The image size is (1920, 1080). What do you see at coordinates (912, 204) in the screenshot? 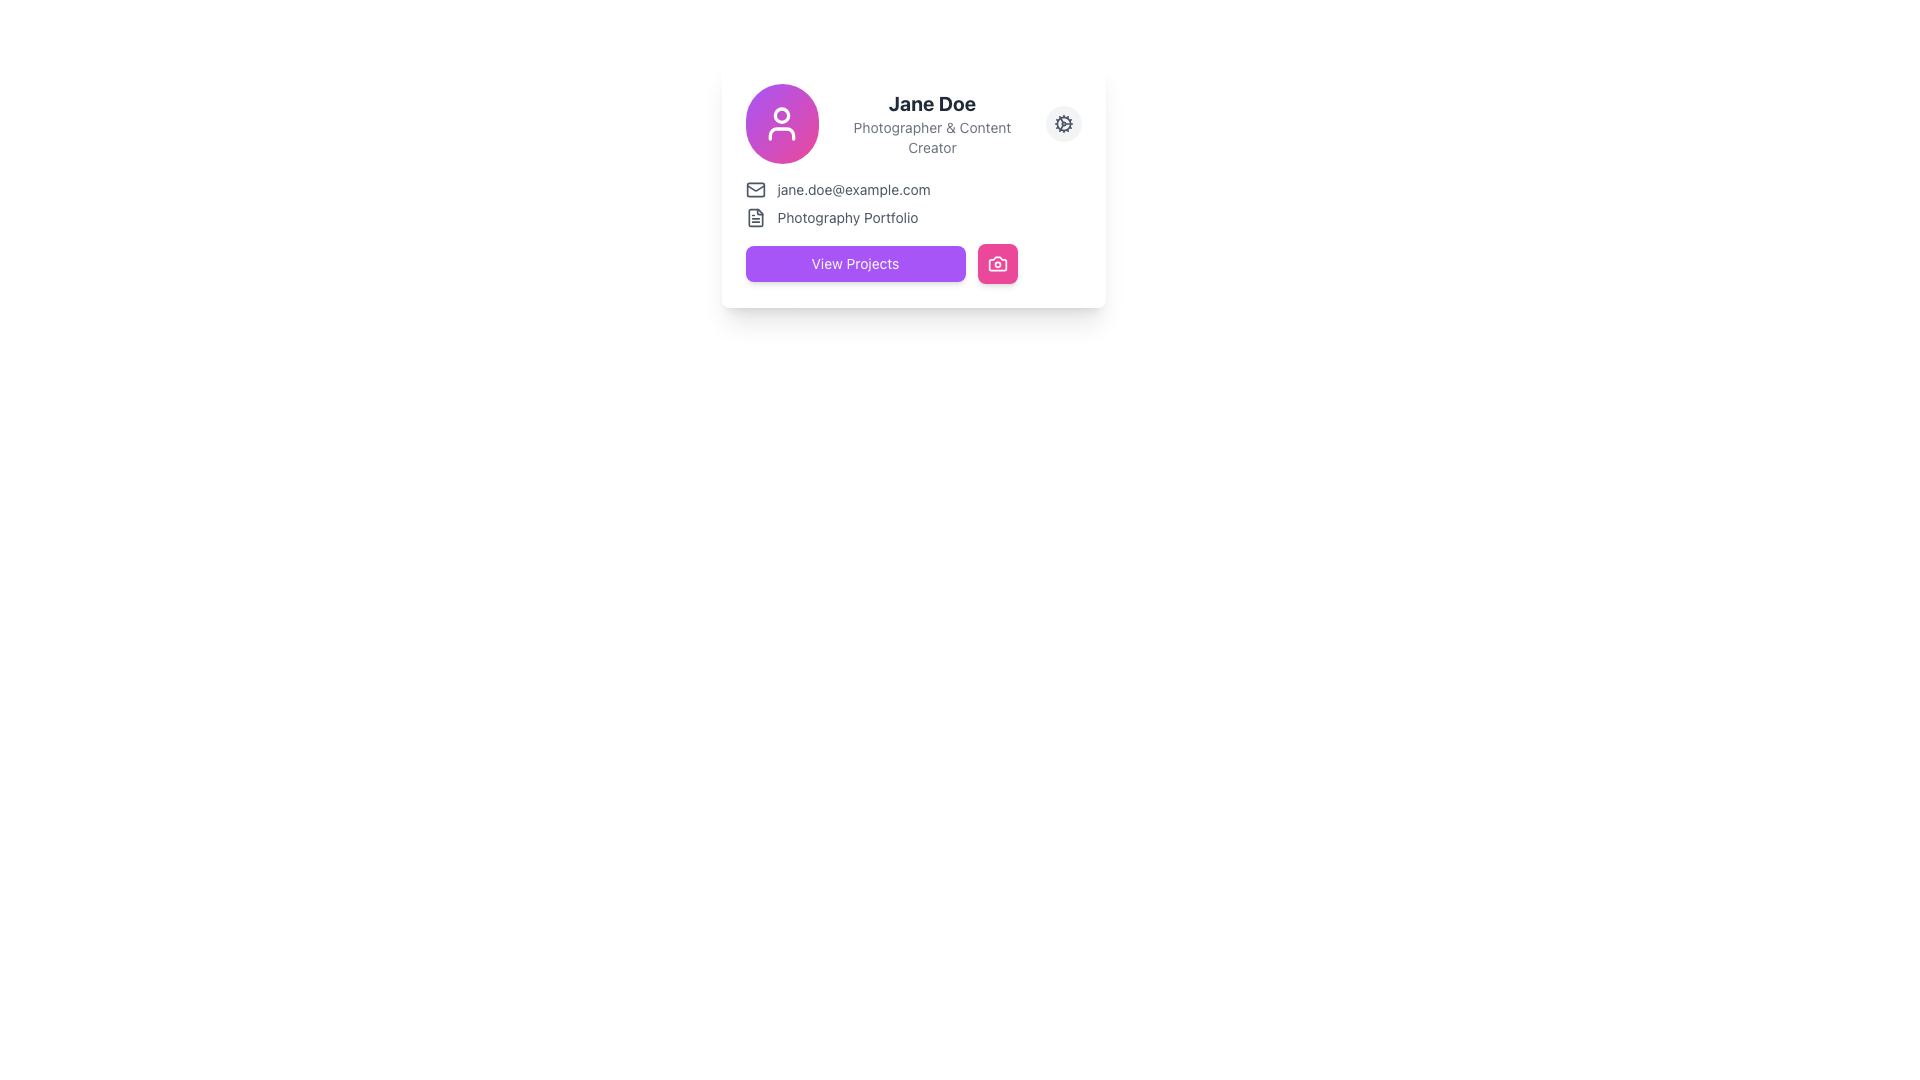
I see `the text label displaying 'jane.doe@example.com' and 'Photography Portfolio', which is centrally aligned below the 'Jane Doe Photographer & Content Creator' section` at bounding box center [912, 204].